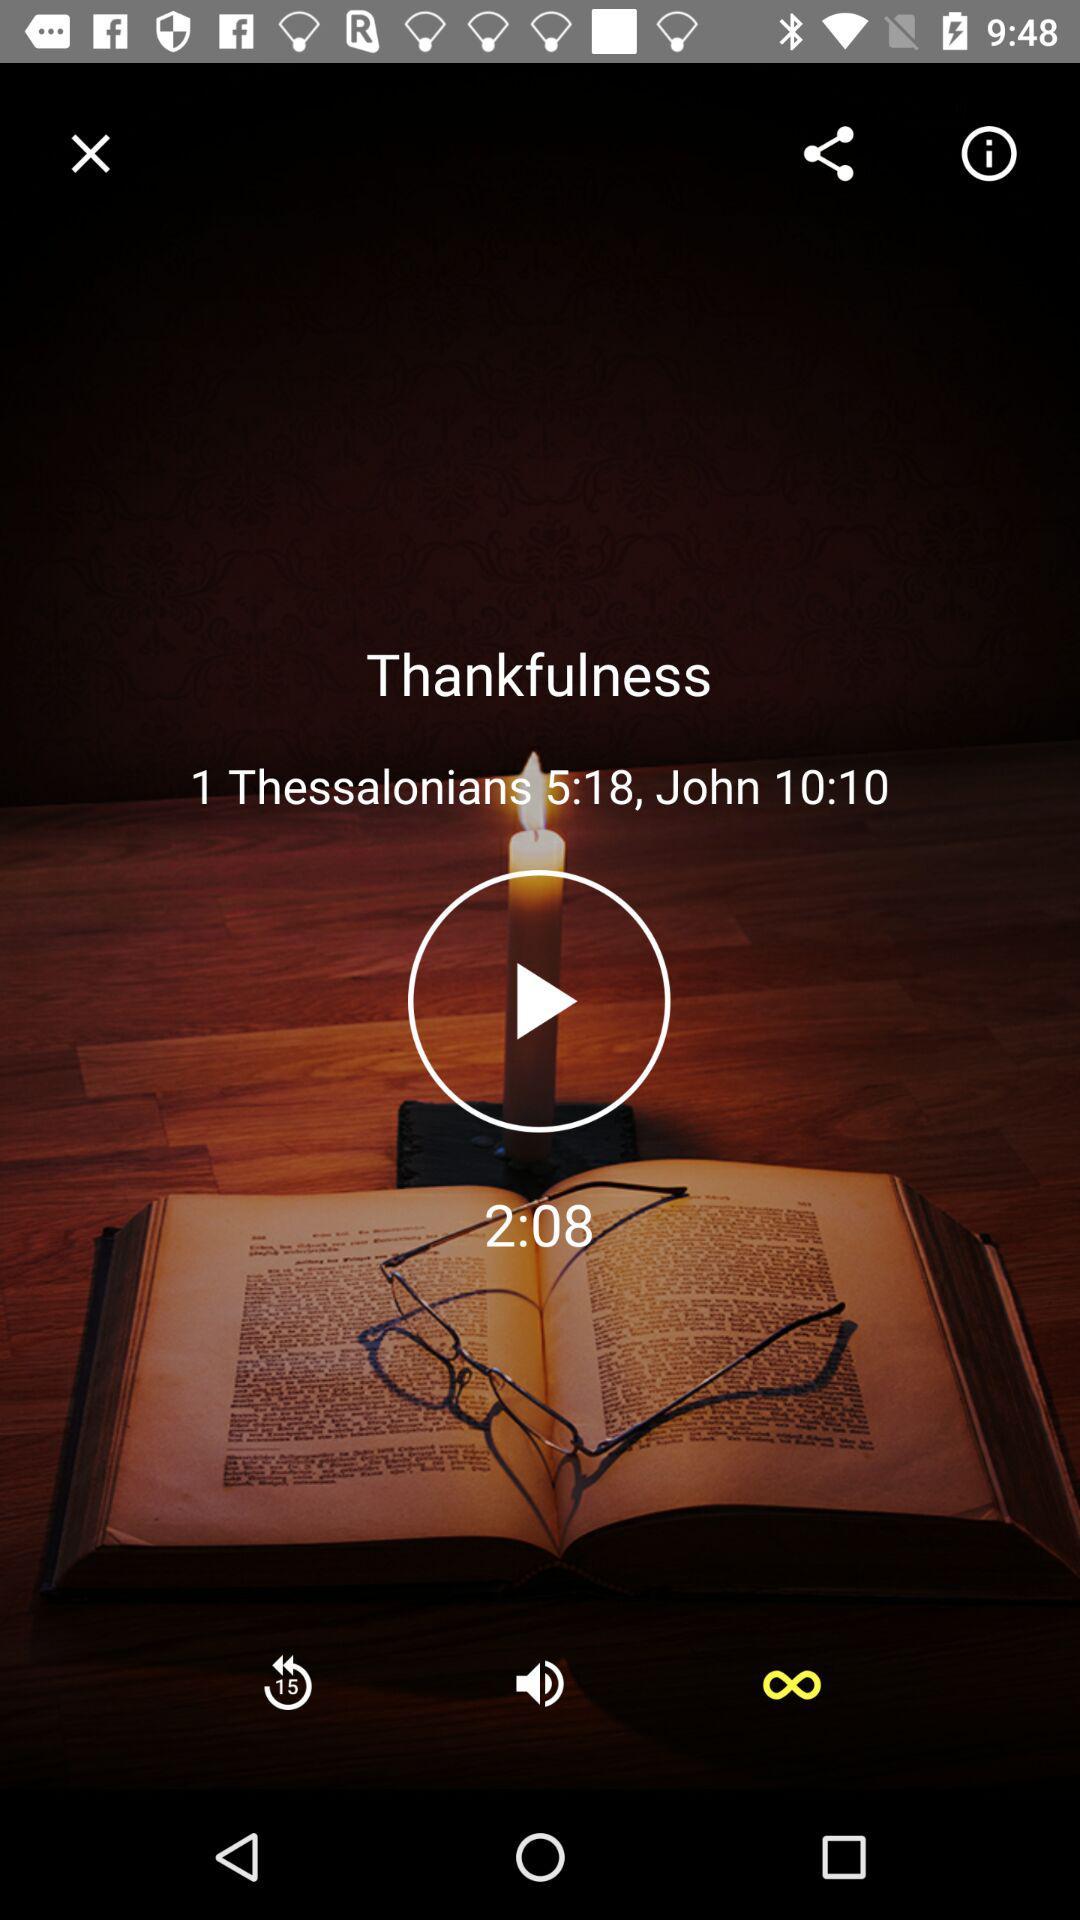 The height and width of the screenshot is (1920, 1080). Describe the element at coordinates (540, 1682) in the screenshot. I see `the volume icon` at that location.